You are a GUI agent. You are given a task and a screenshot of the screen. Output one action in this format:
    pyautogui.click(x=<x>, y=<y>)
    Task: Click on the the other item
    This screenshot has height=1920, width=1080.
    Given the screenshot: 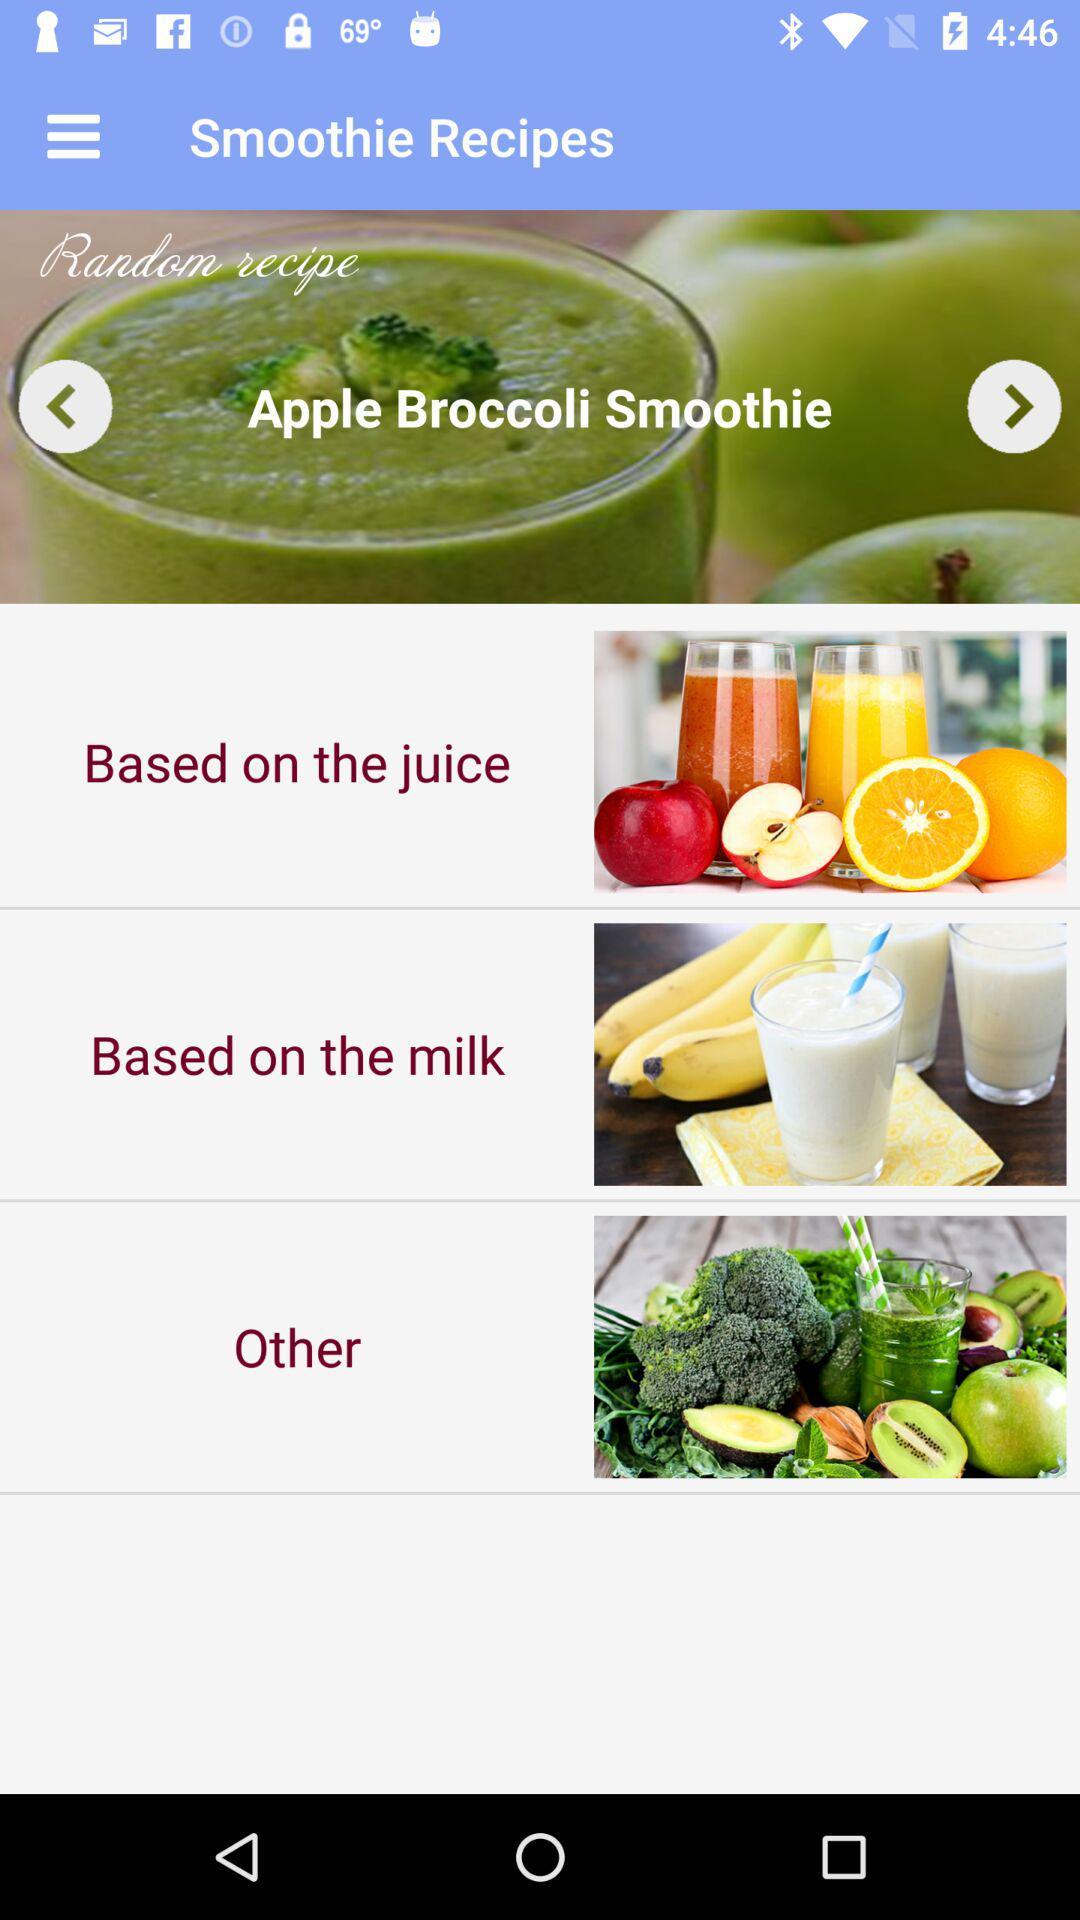 What is the action you would take?
    pyautogui.click(x=297, y=1346)
    